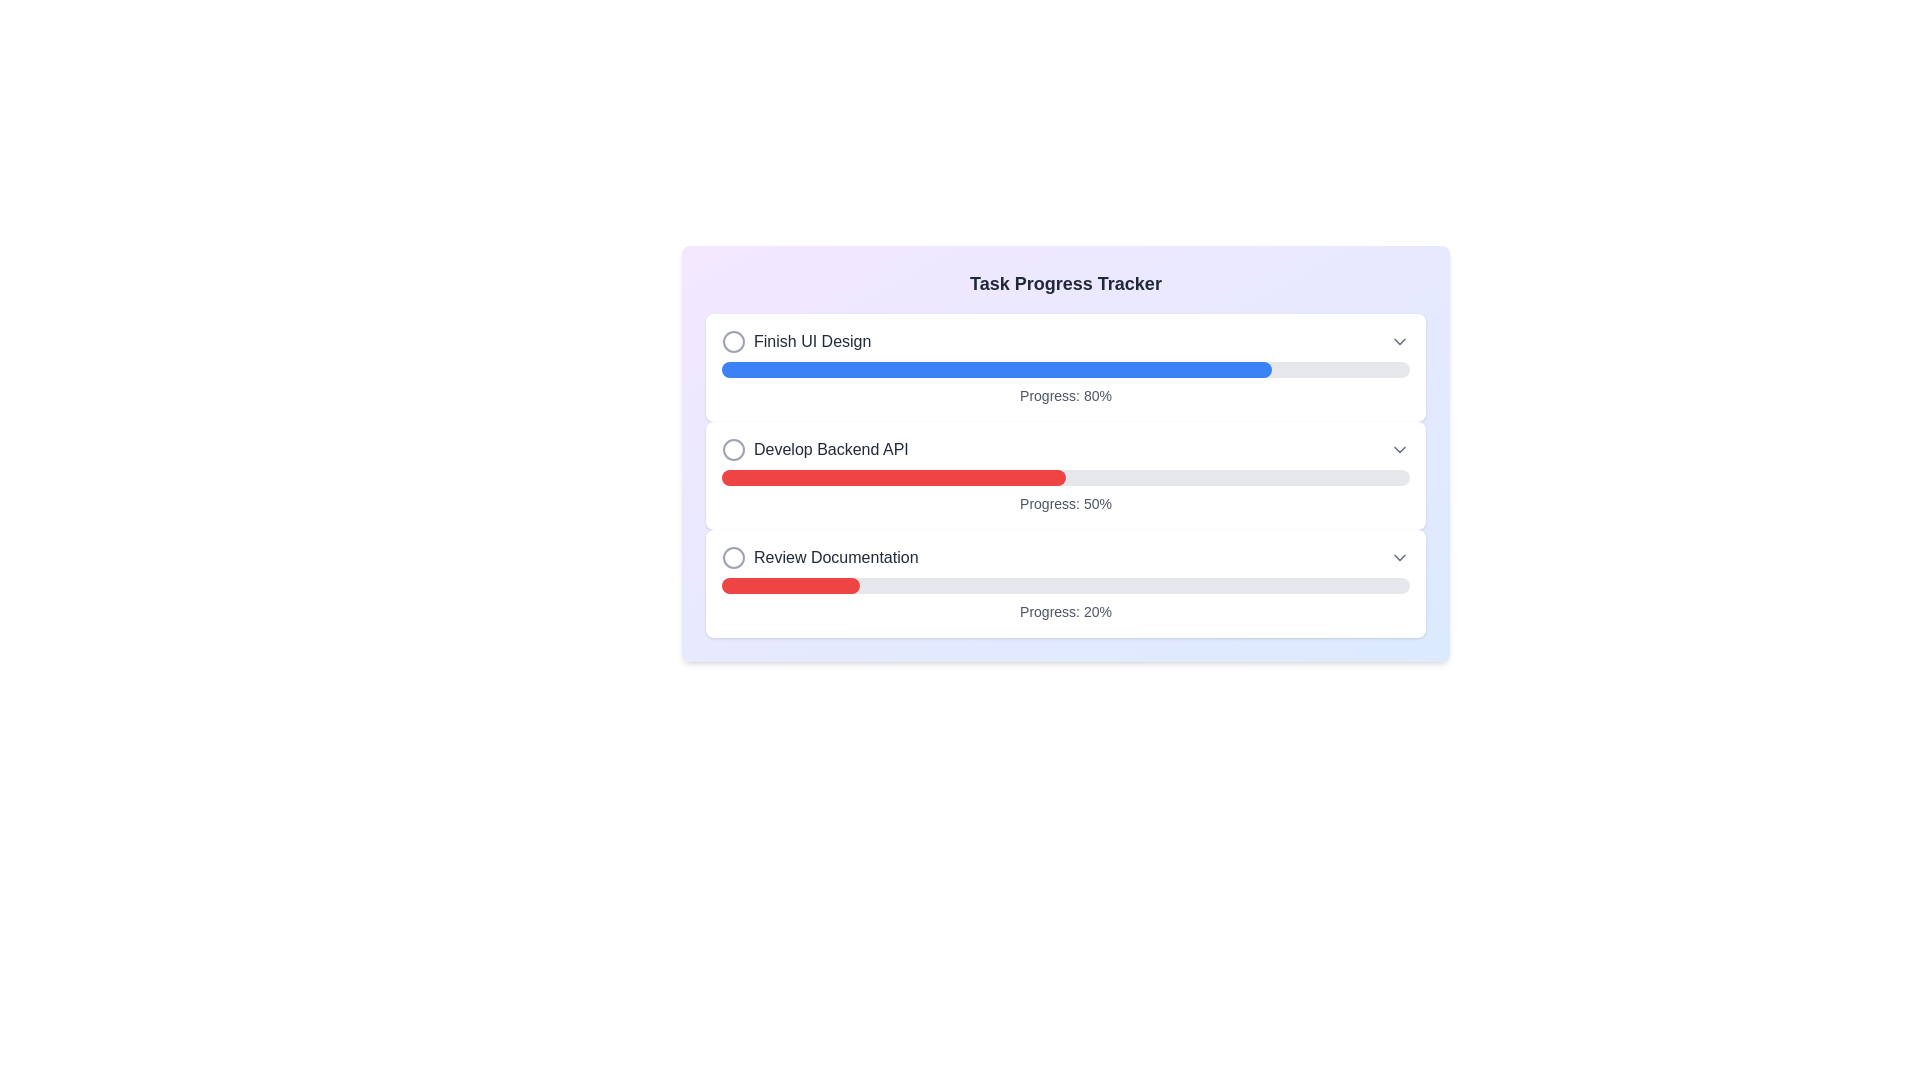 Image resolution: width=1920 pixels, height=1080 pixels. I want to click on the status indicator icon located immediately to the left of the text 'Finish UI Design', so click(733, 341).